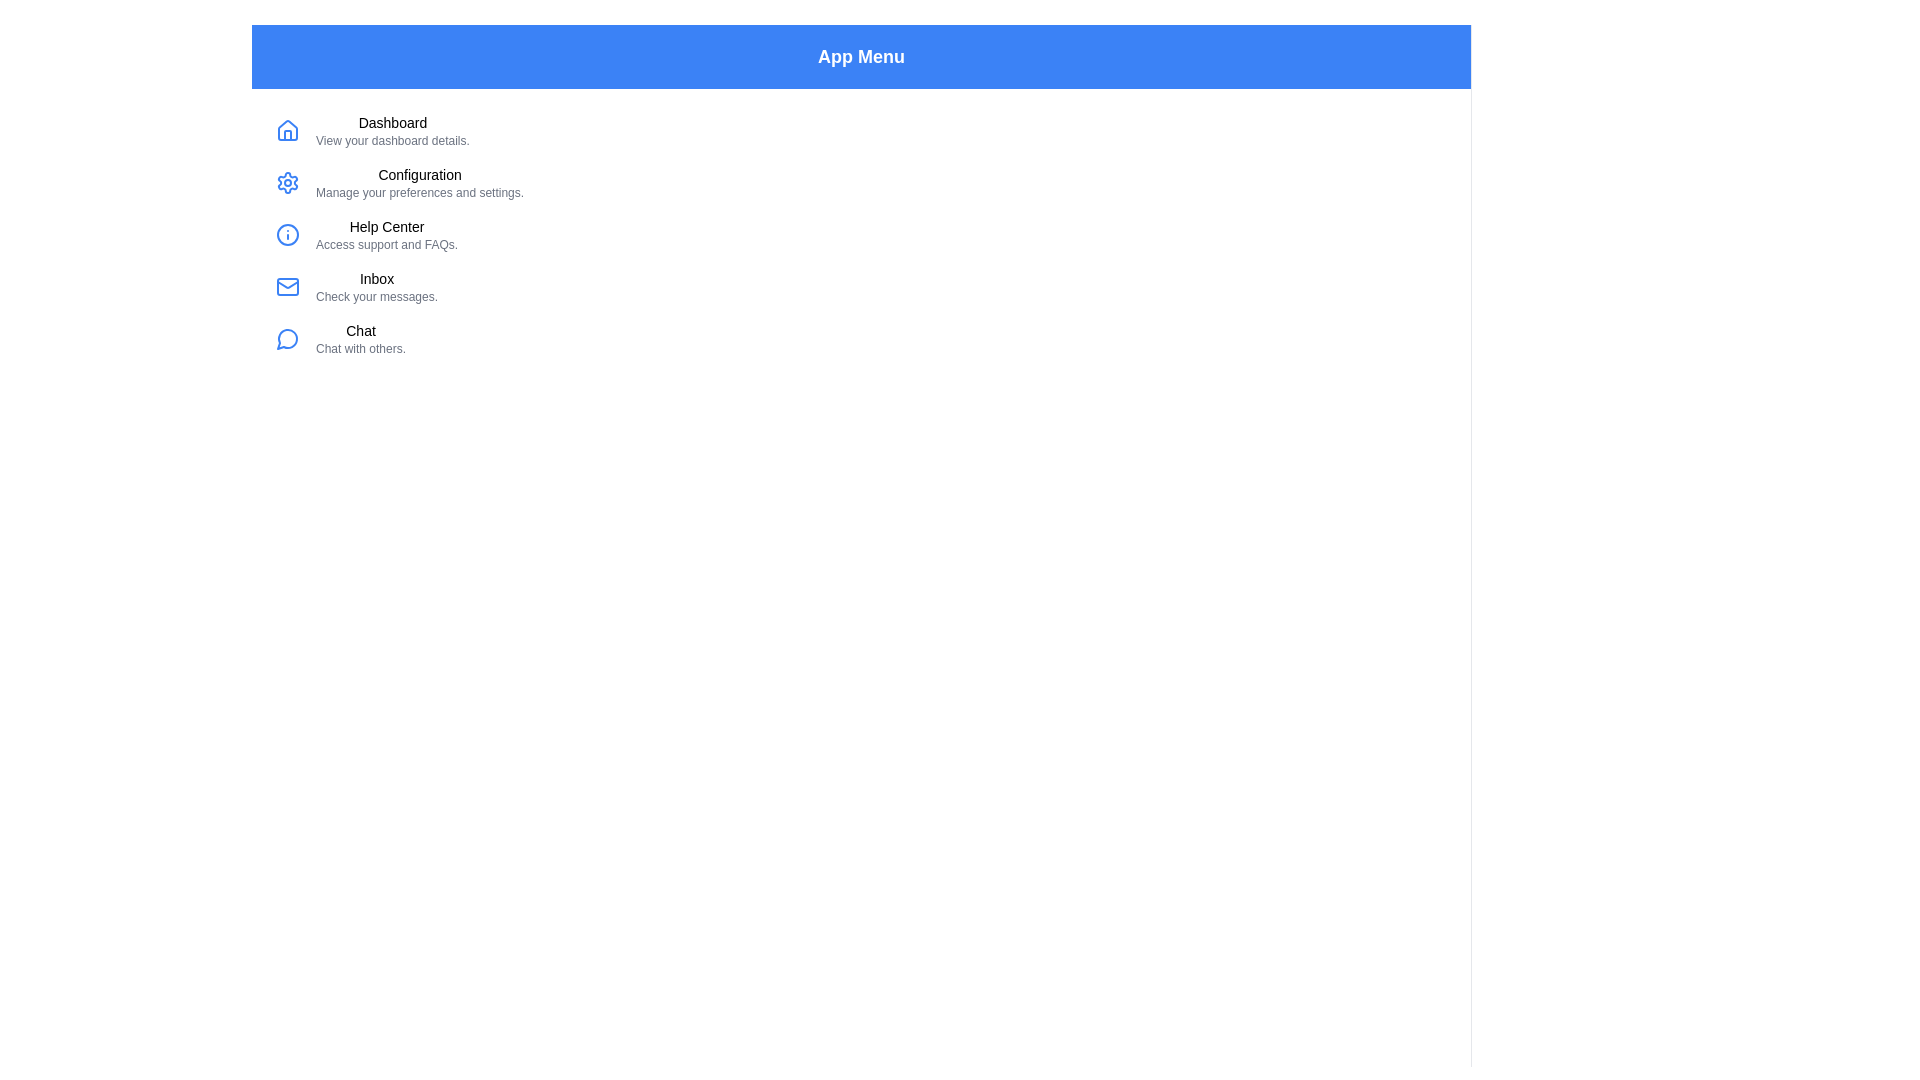 The height and width of the screenshot is (1080, 1920). What do you see at coordinates (861, 56) in the screenshot?
I see `the 'App Menu' text label, which is styled in bold white font on a blue background, located at the top center of the page` at bounding box center [861, 56].